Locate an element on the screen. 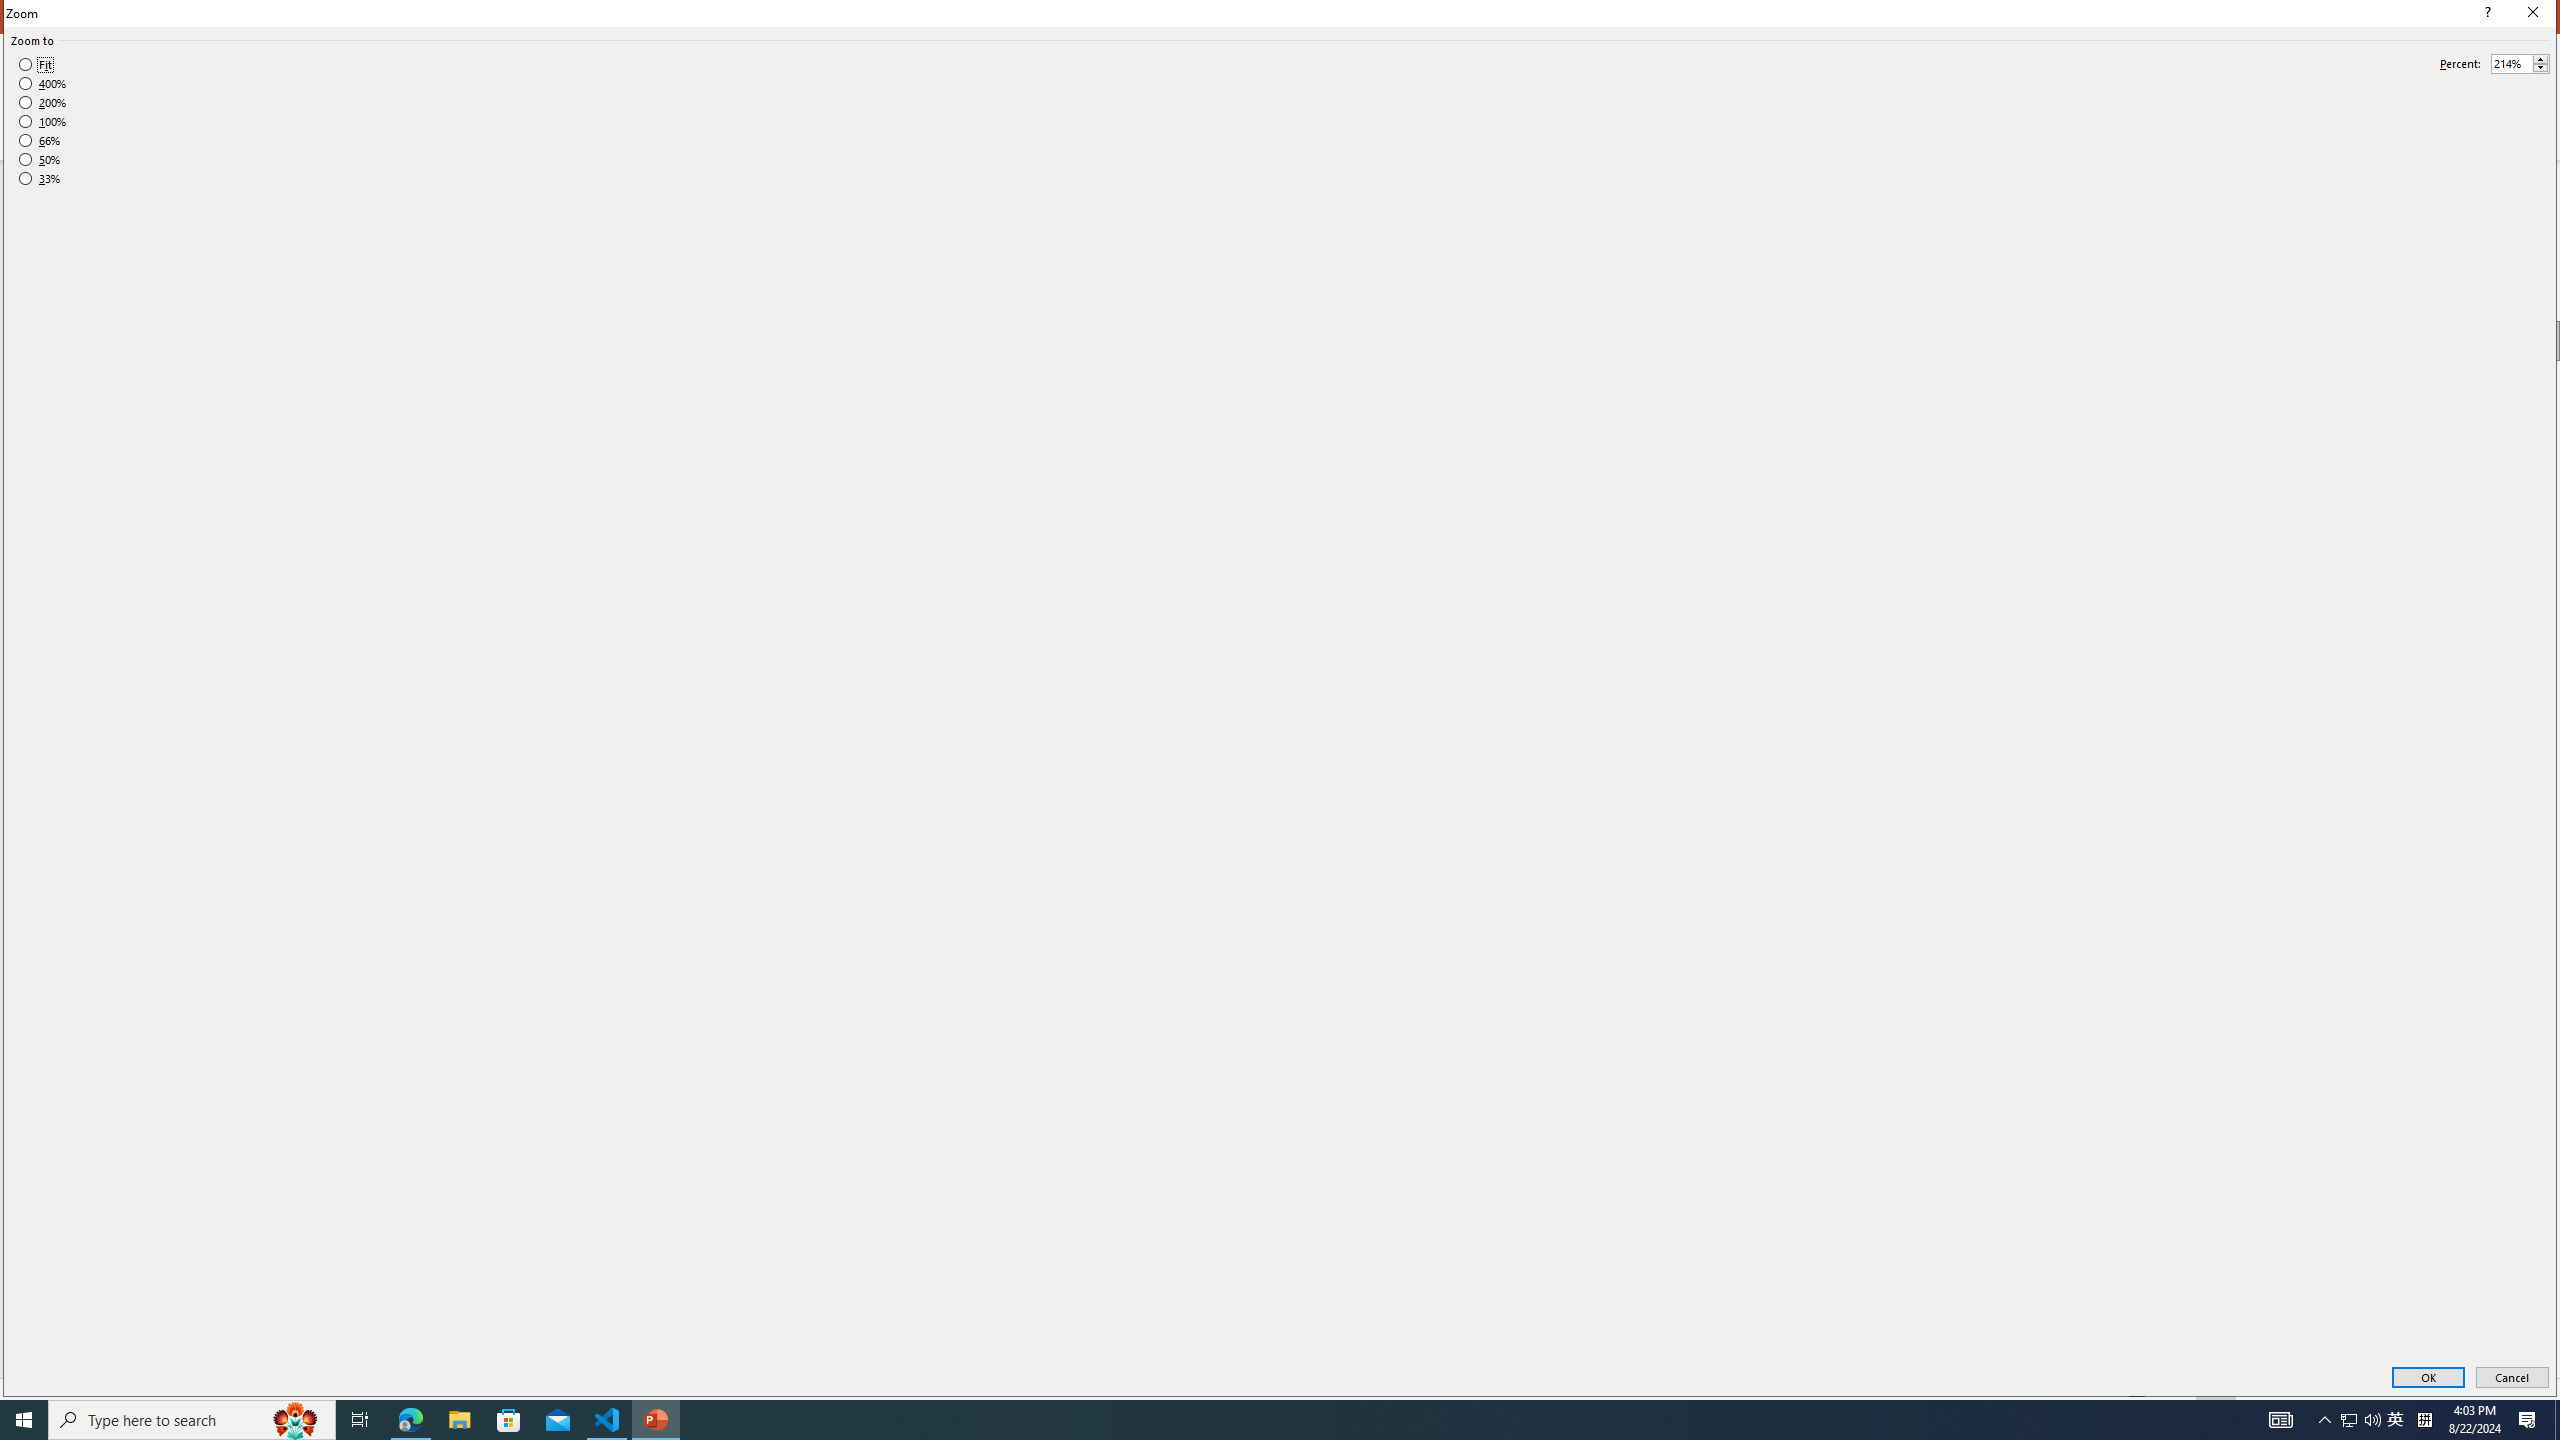  '200%' is located at coordinates (42, 102).